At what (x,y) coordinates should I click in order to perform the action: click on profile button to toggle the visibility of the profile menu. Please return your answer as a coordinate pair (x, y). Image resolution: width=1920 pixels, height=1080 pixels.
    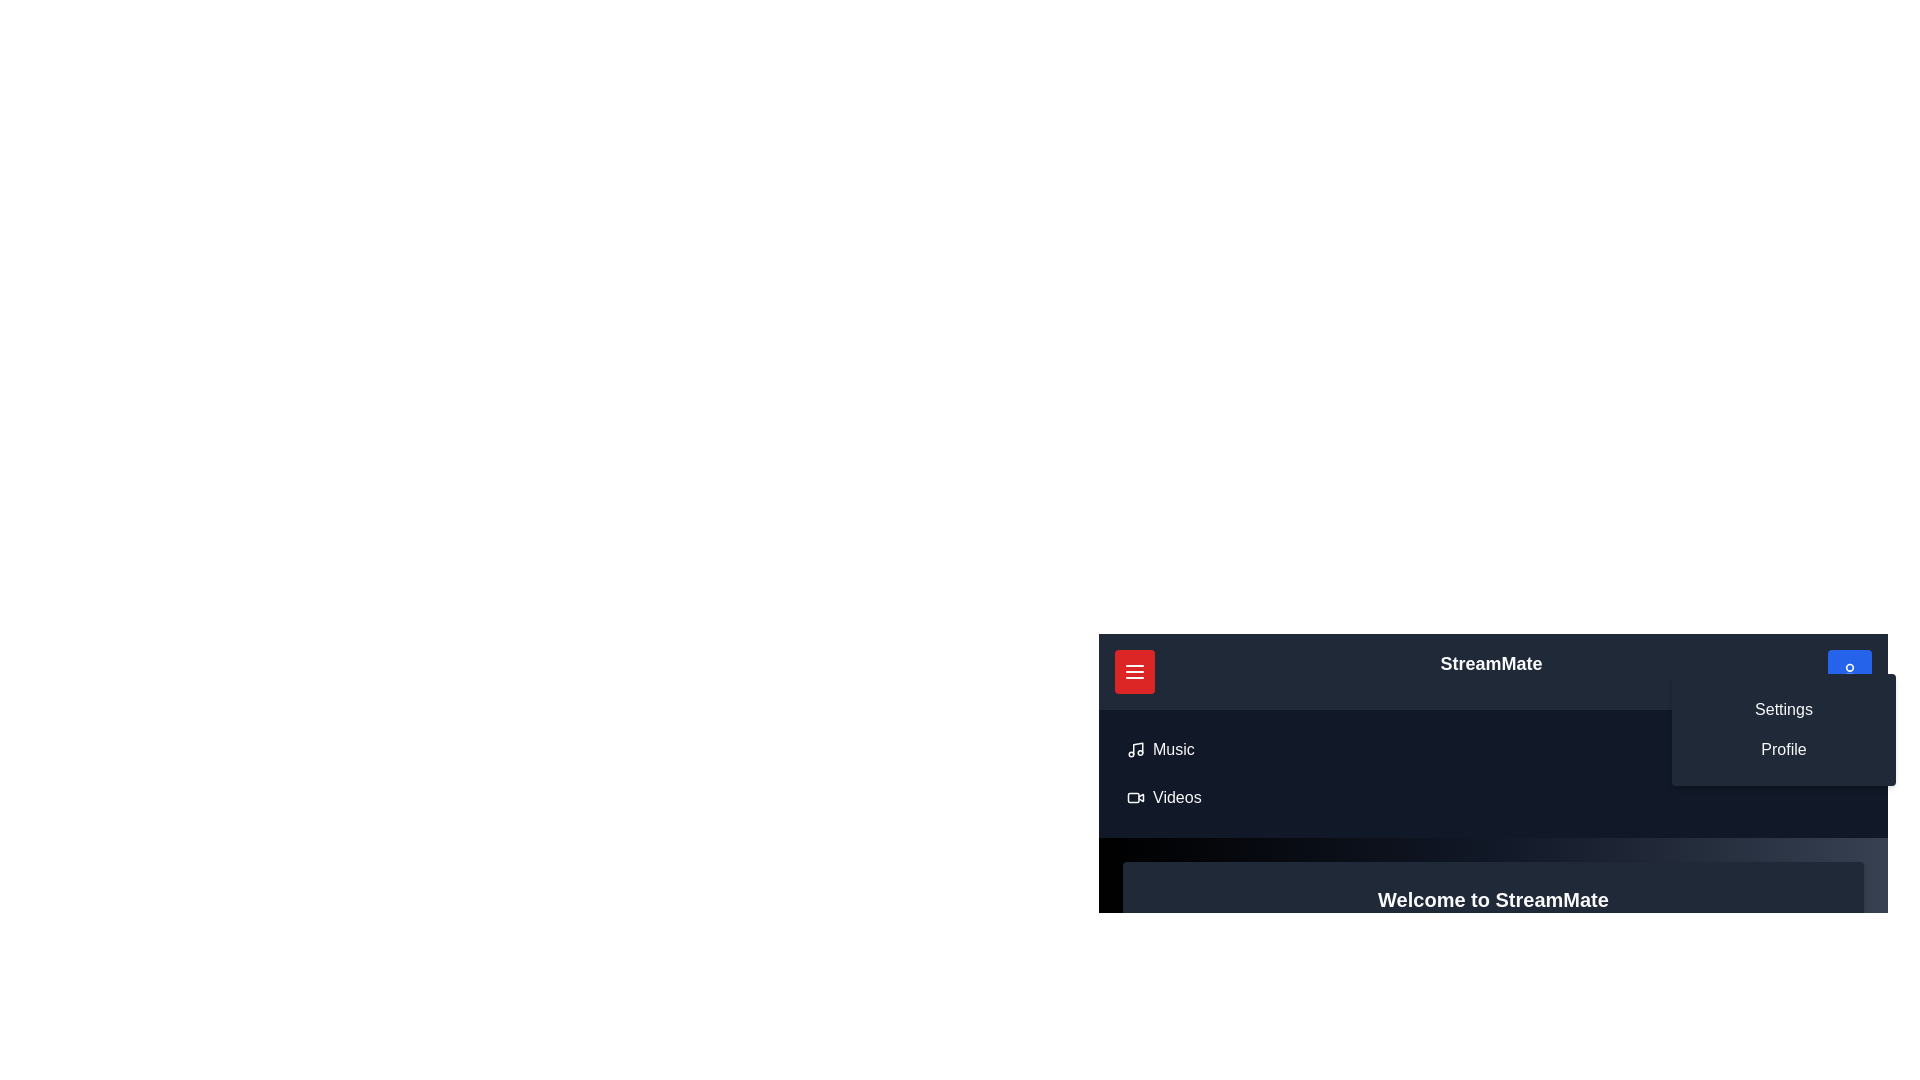
    Looking at the image, I should click on (1848, 671).